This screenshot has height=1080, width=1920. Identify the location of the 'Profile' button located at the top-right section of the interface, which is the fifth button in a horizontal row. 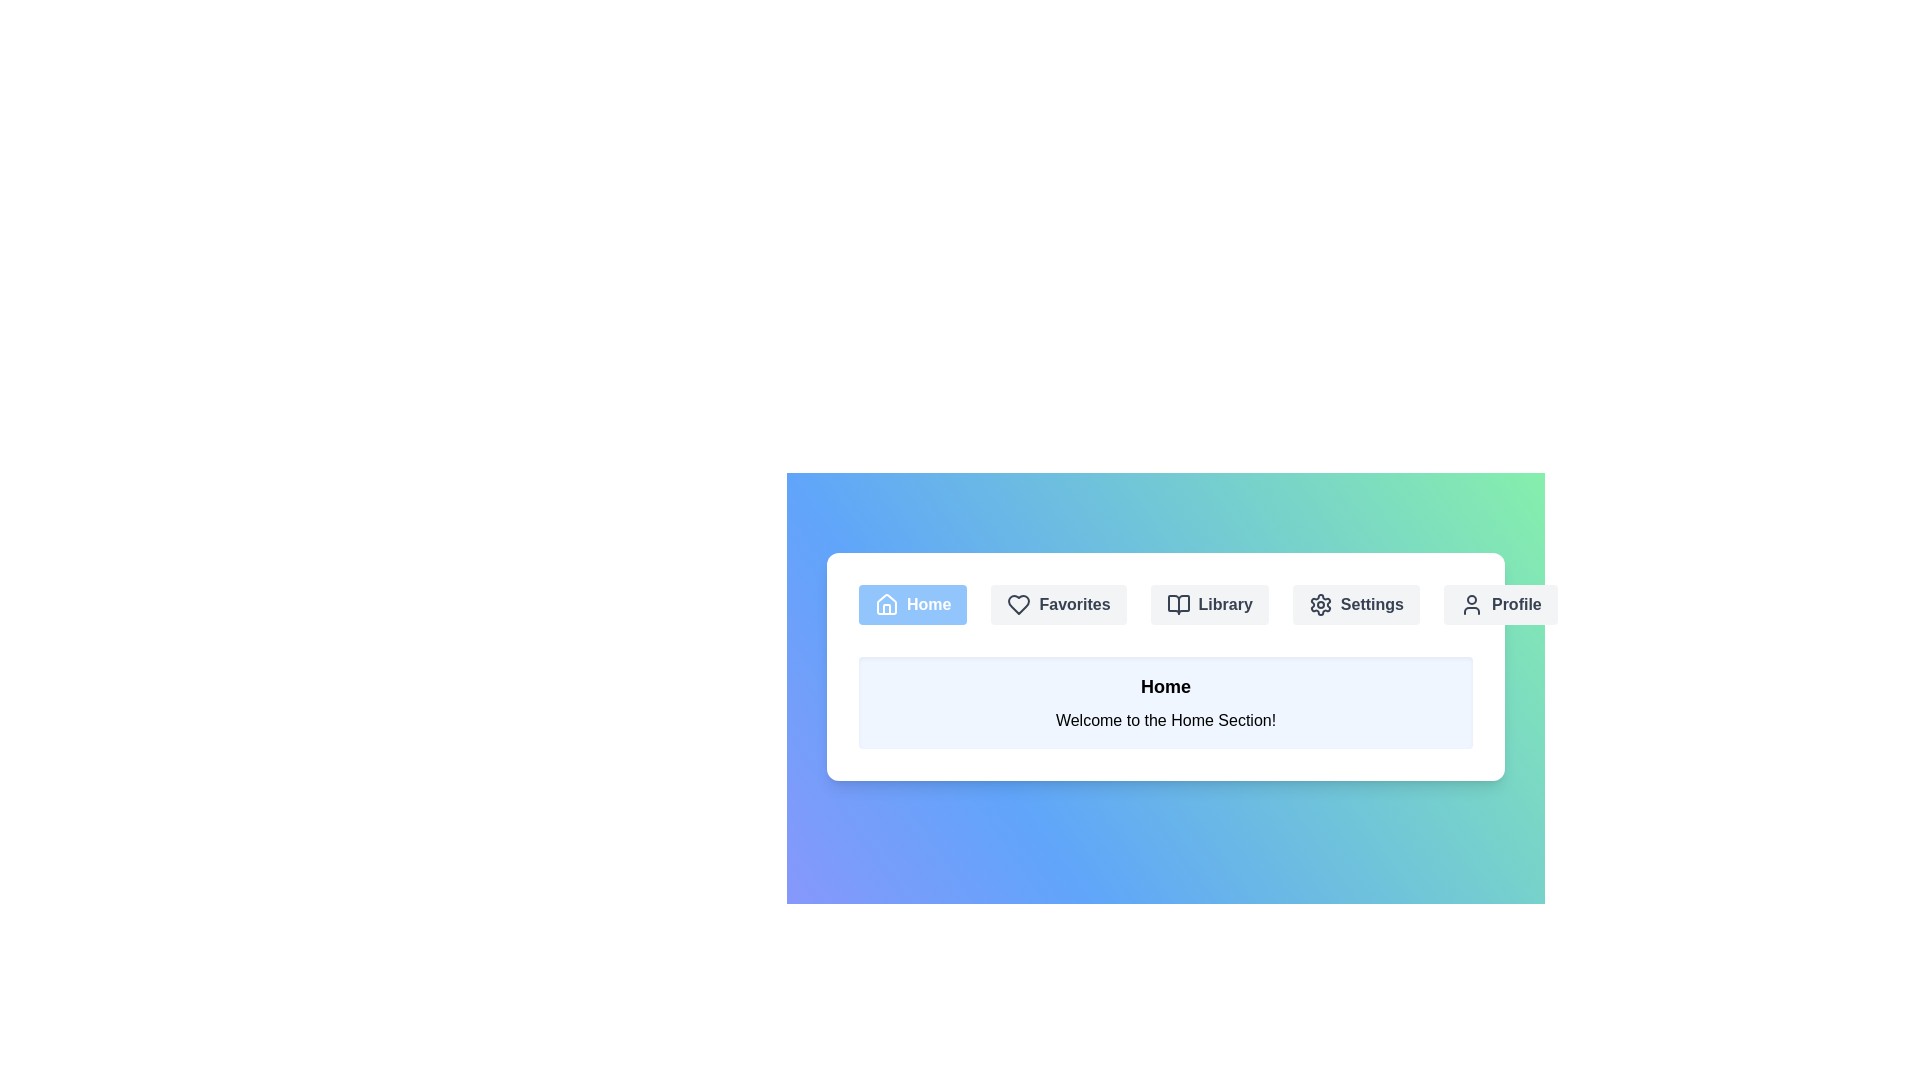
(1499, 604).